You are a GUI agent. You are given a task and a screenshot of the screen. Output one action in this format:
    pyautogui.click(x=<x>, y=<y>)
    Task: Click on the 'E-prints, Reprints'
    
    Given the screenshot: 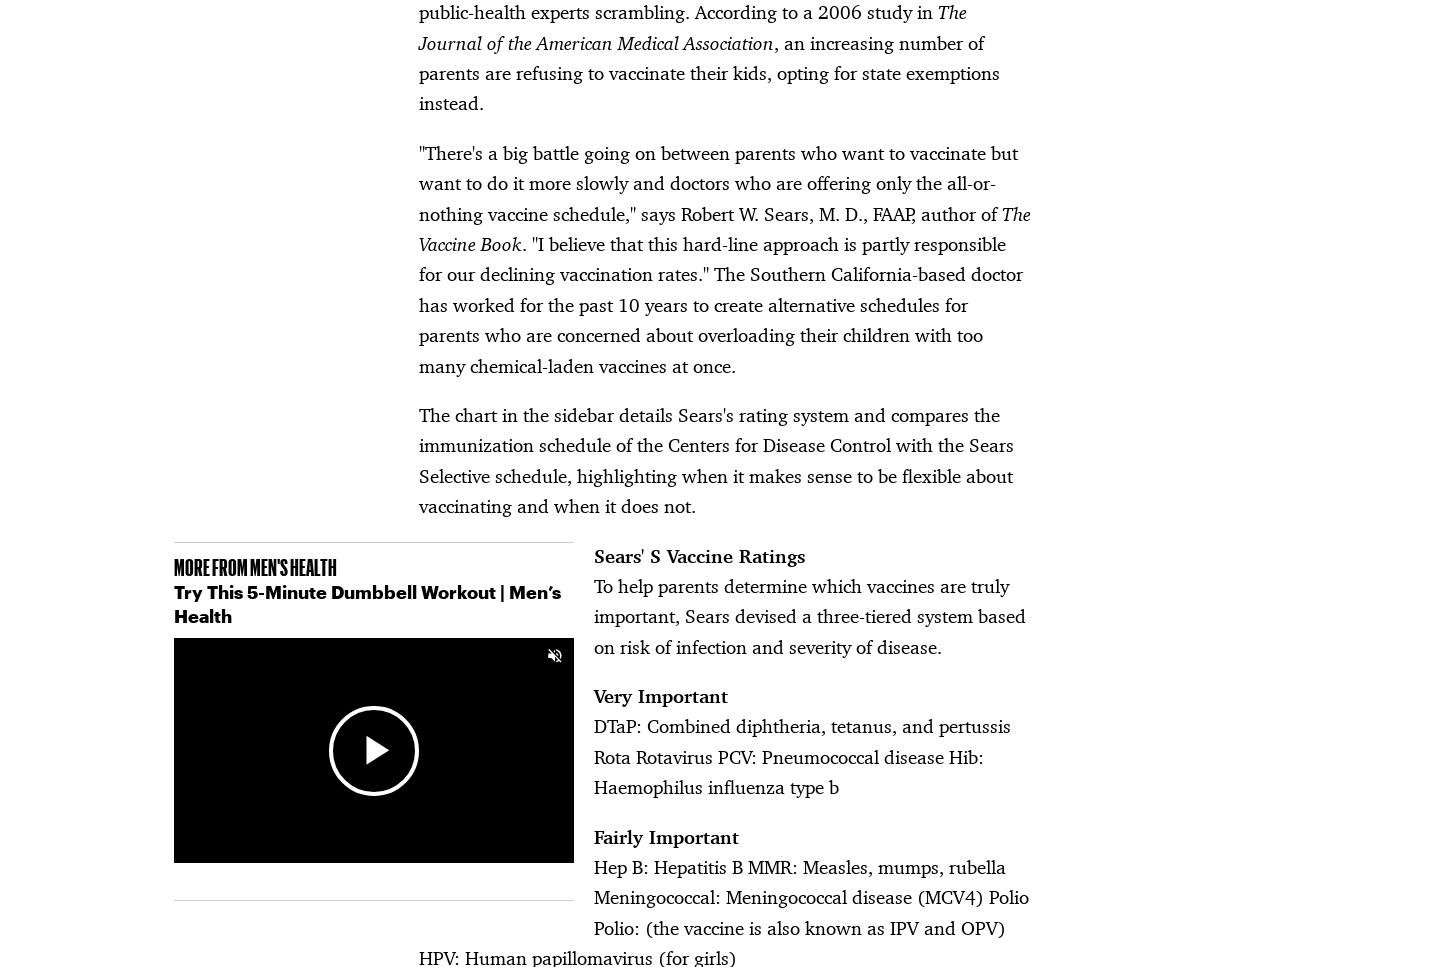 What is the action you would take?
    pyautogui.click(x=1064, y=658)
    